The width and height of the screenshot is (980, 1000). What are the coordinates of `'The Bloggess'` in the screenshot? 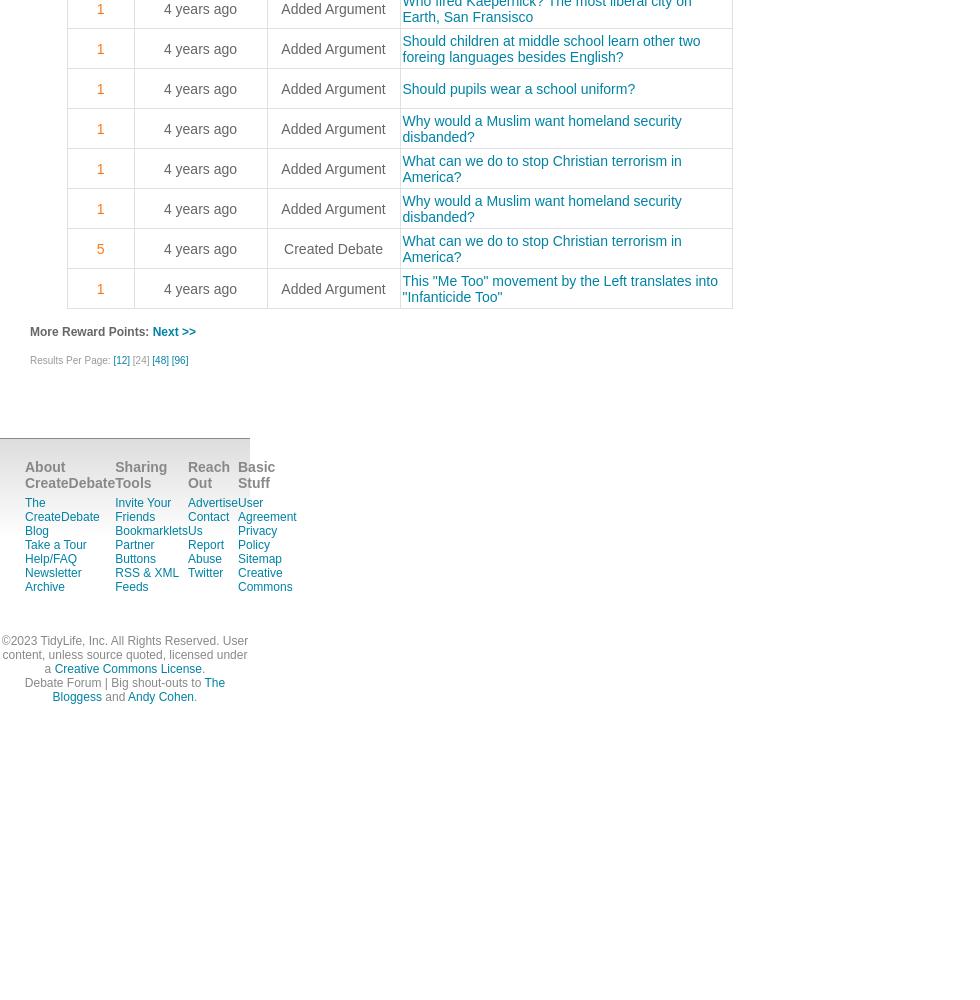 It's located at (138, 689).